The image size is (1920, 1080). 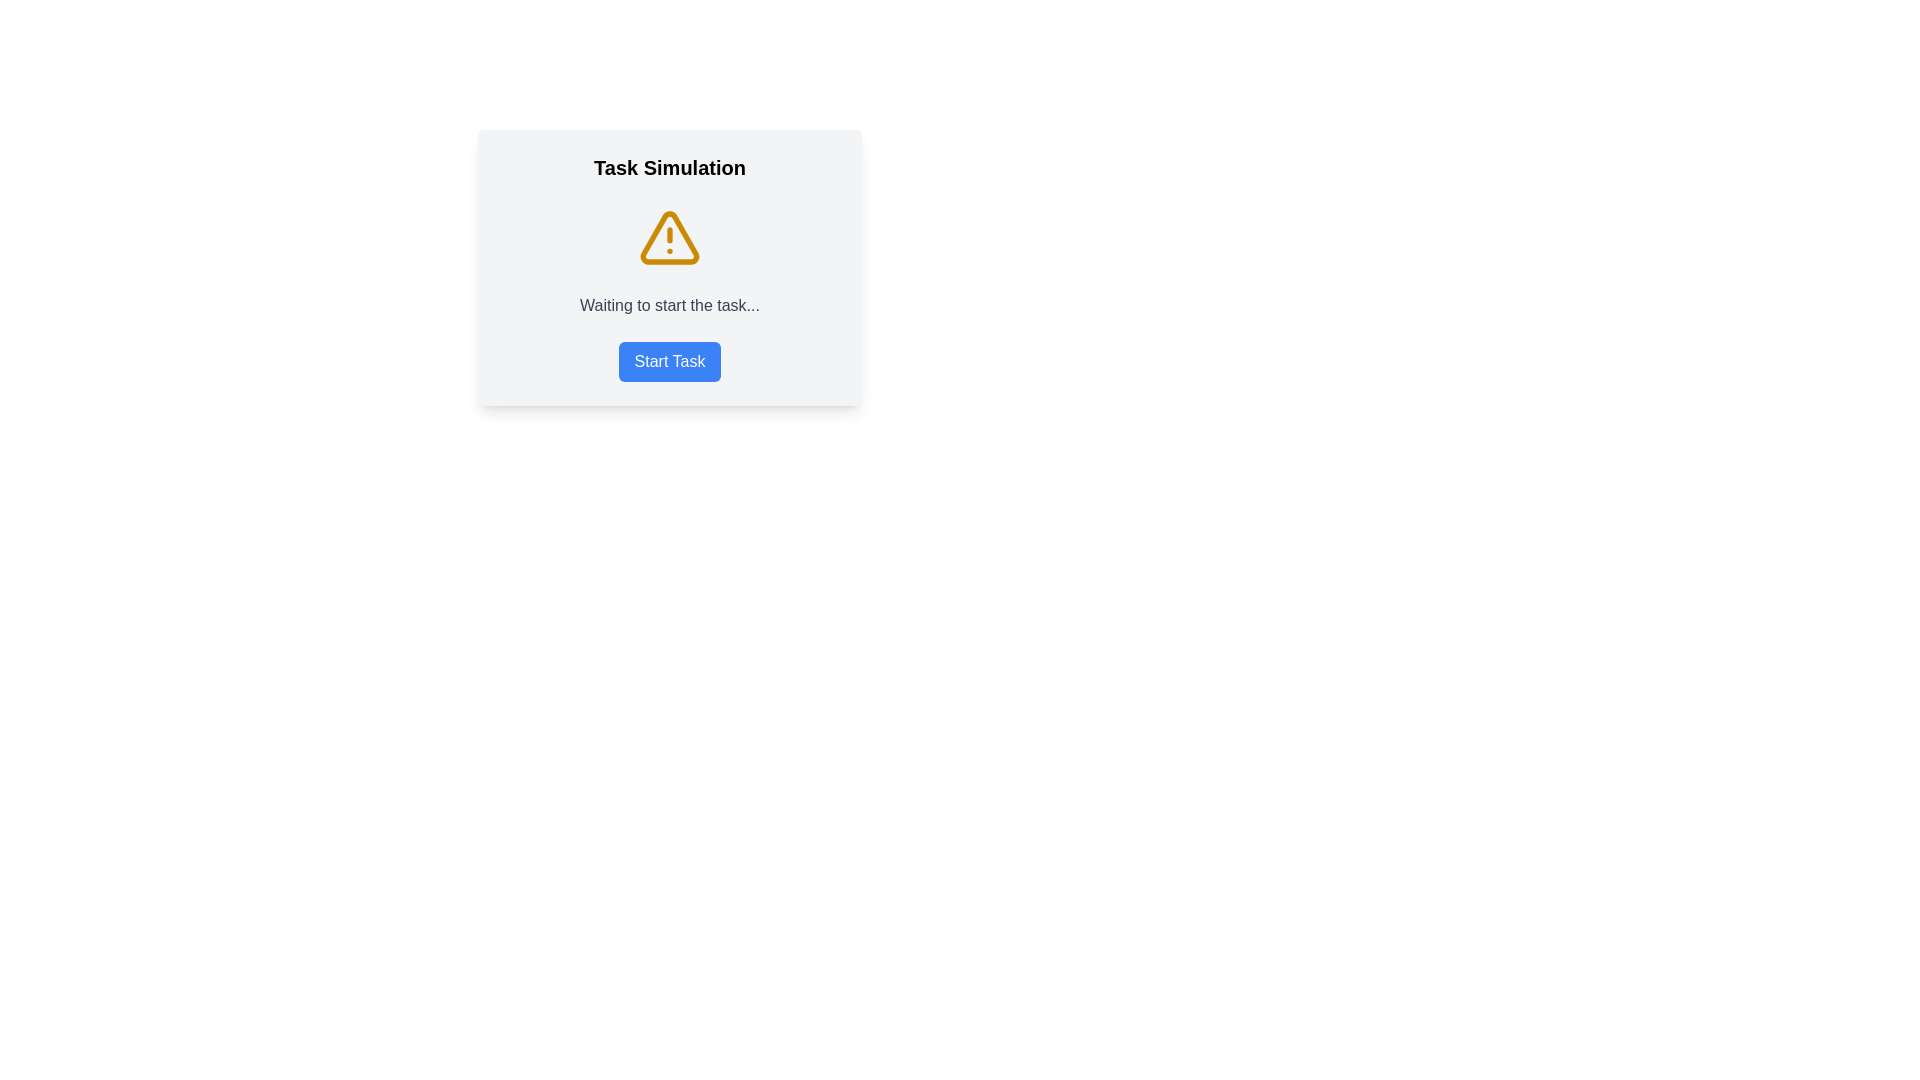 I want to click on the bold, larger-sized text displaying 'Task Simulation' which is prominently styled as a header near the top of the centered box, so click(x=670, y=167).